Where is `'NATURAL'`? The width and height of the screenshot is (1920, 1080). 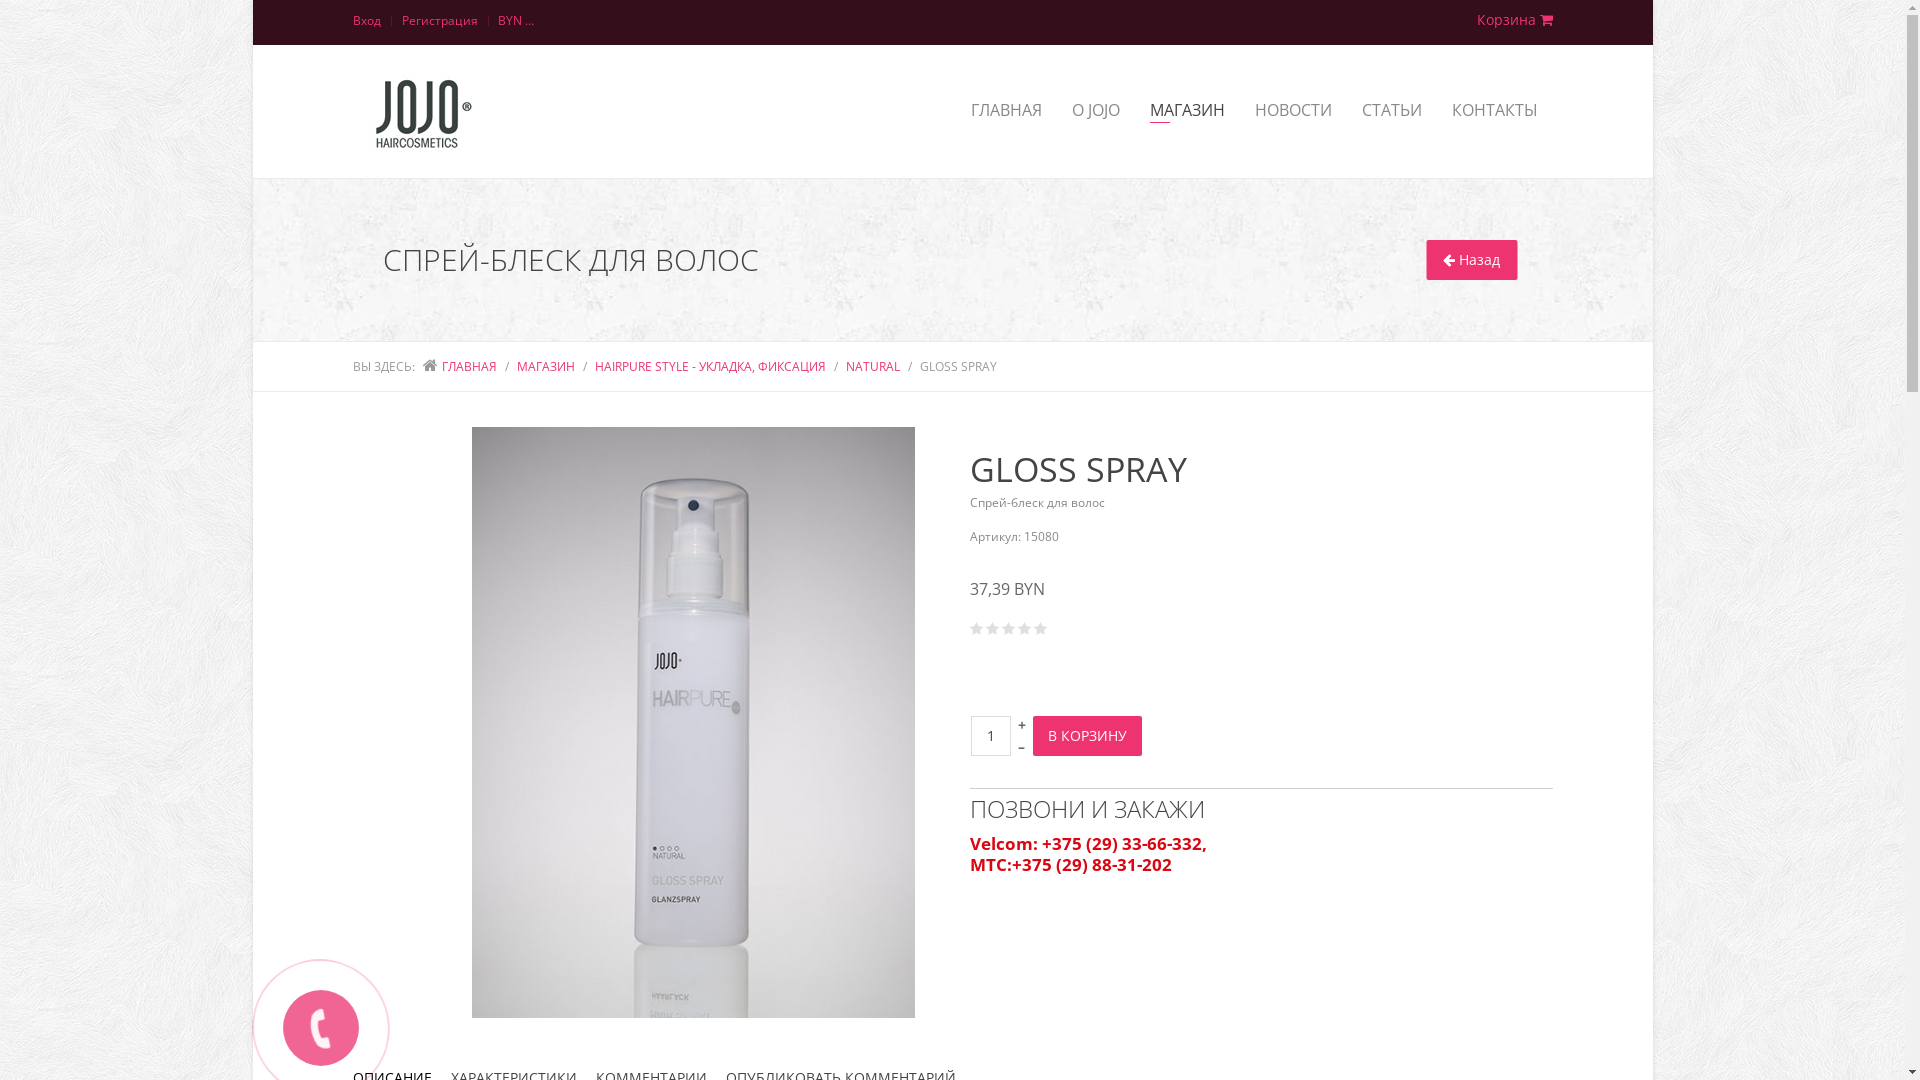 'NATURAL' is located at coordinates (873, 366).